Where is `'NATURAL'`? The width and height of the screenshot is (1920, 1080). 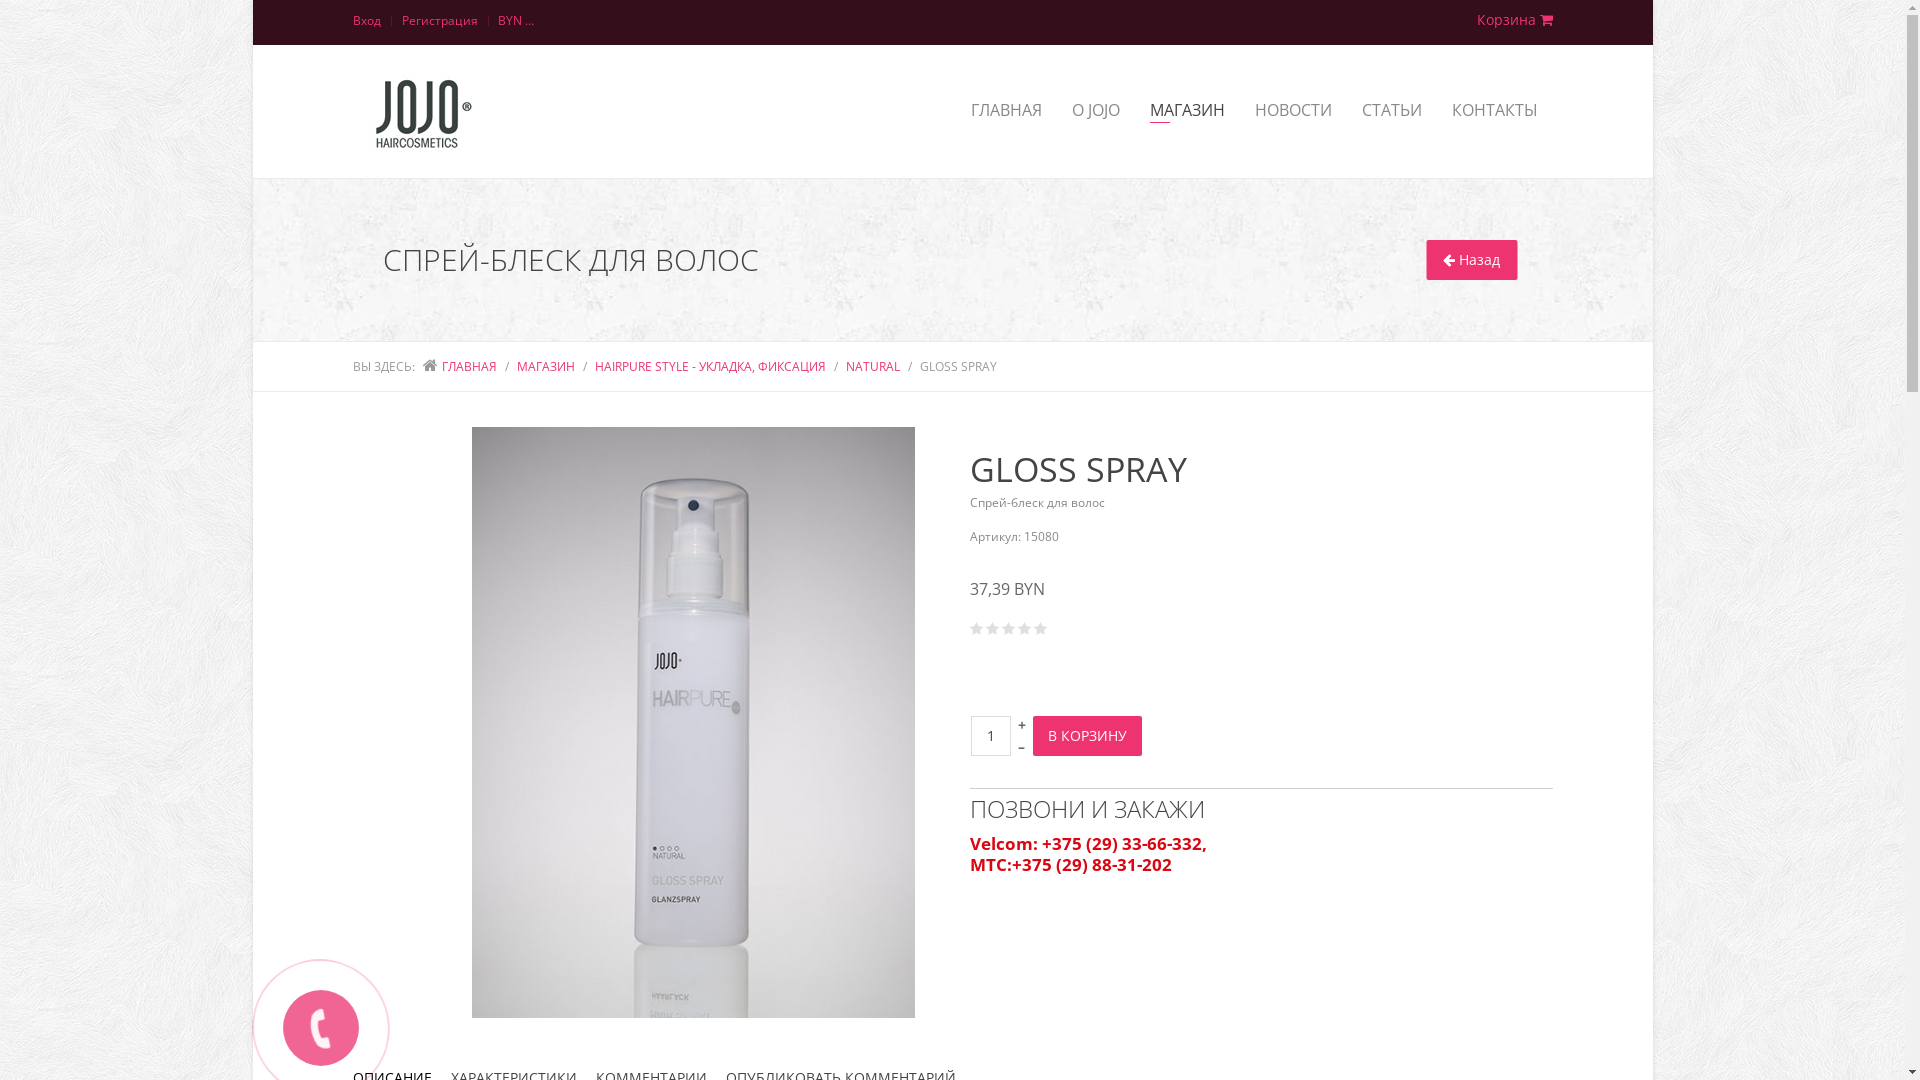 'NATURAL' is located at coordinates (873, 366).